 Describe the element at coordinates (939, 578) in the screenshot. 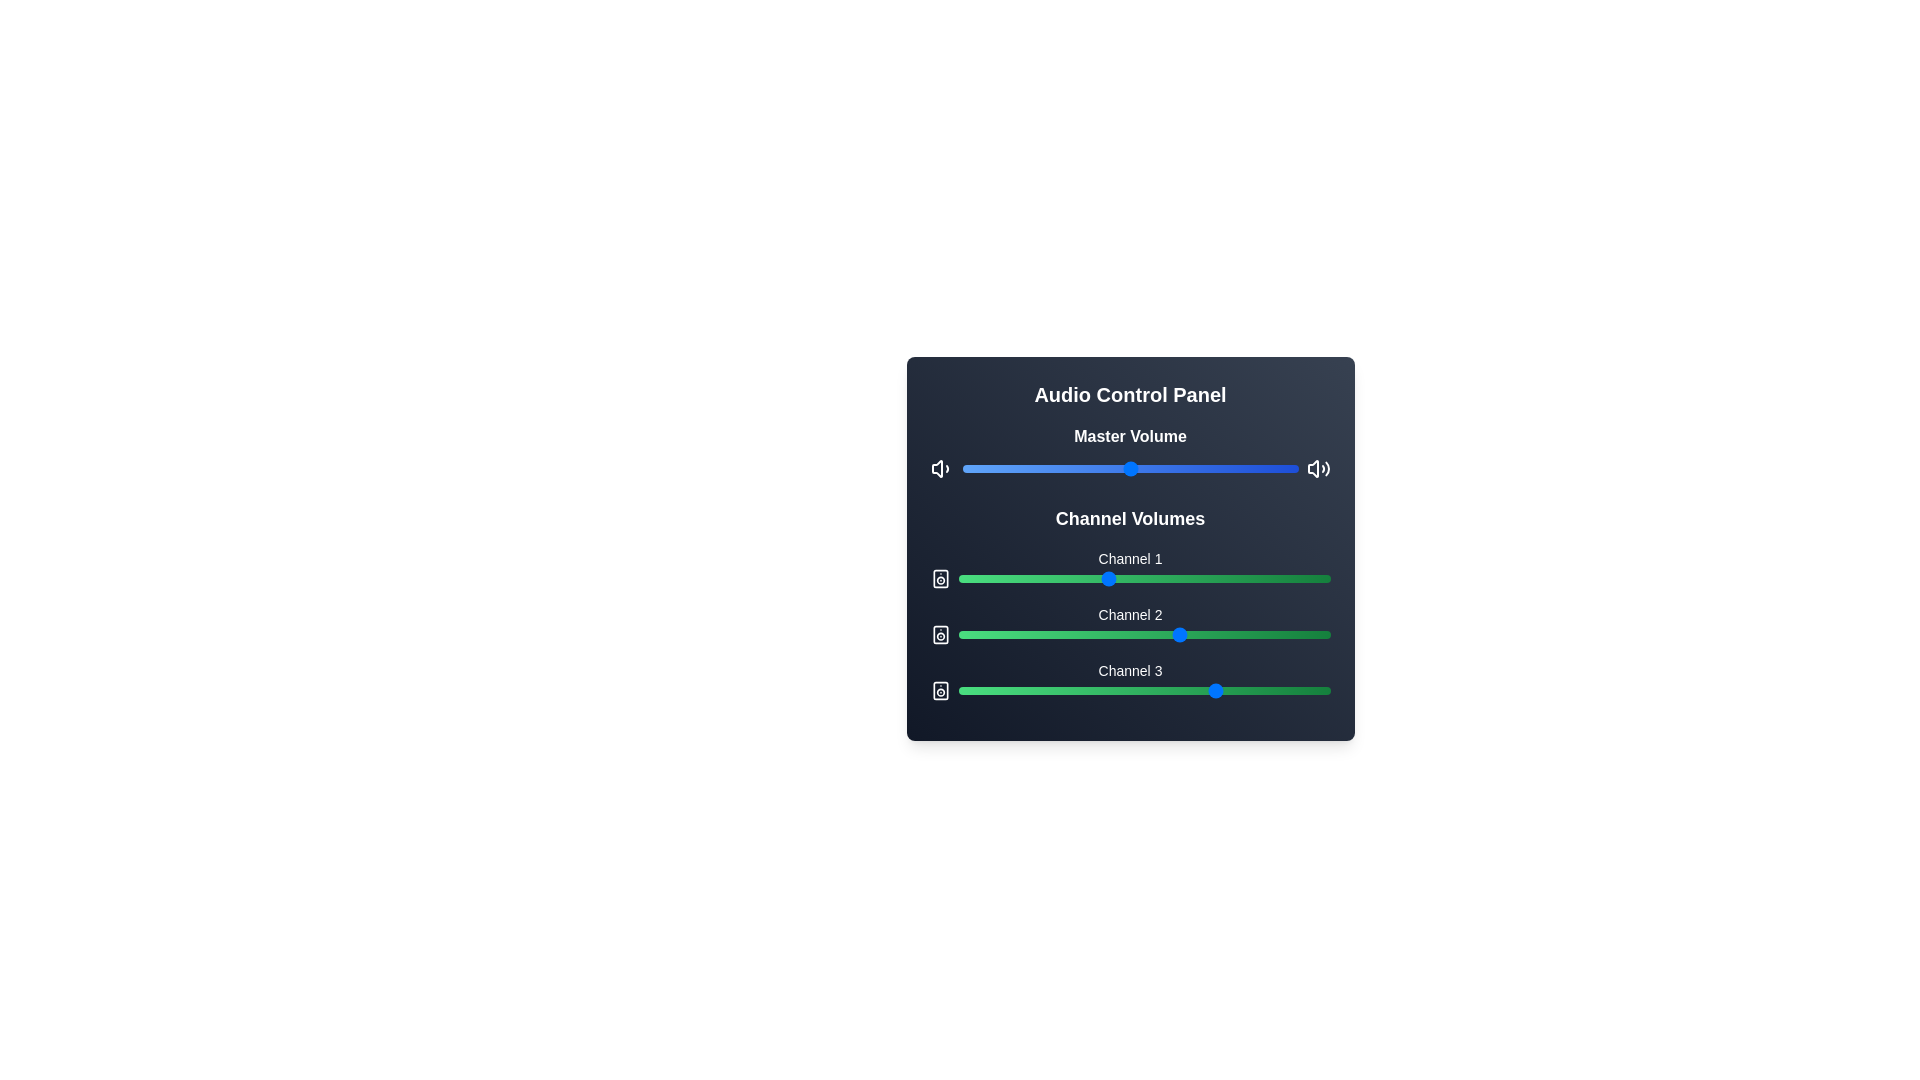

I see `the audio channel speaker icon located to the left of the green progress bar for 'Channel 1' in the 'Channel Volumes' section` at that location.